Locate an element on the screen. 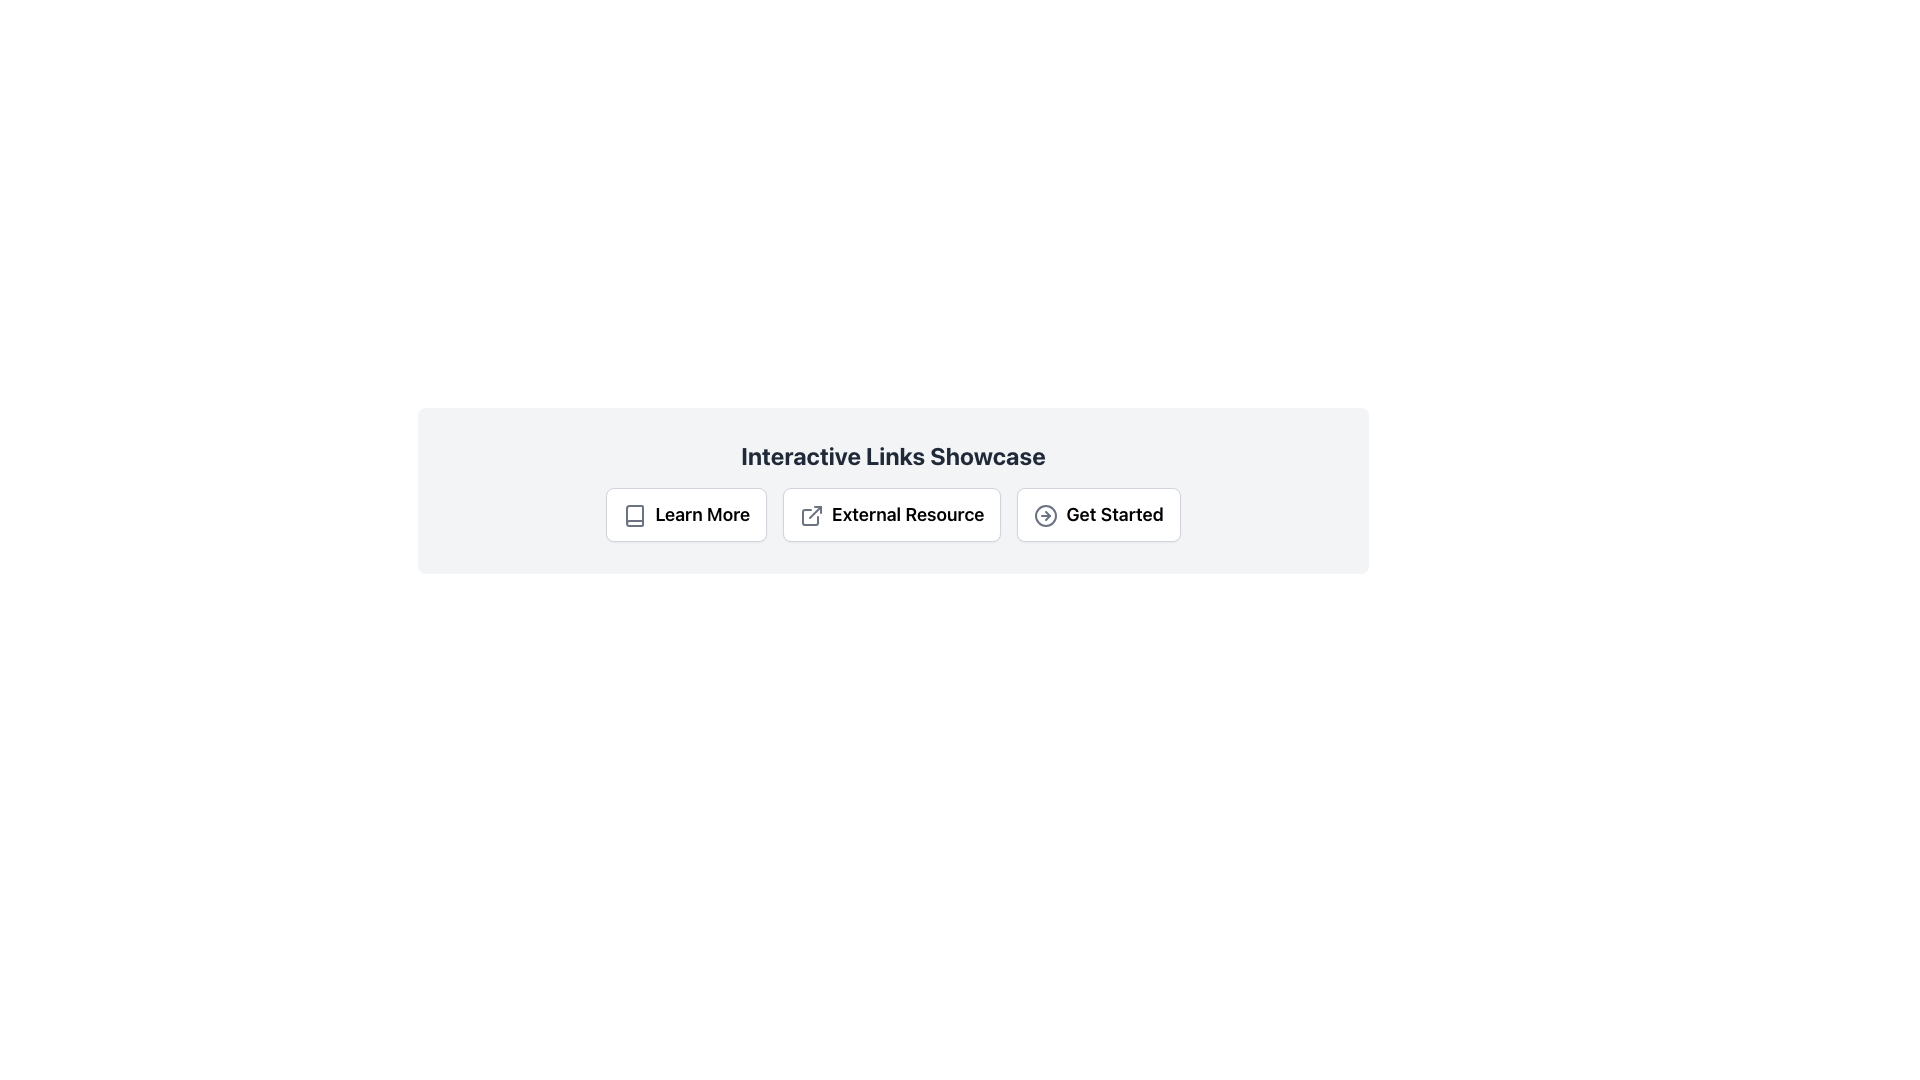  the second button in the Button Group for navigation within the 'Interactive Links Showcase' panel is located at coordinates (892, 514).